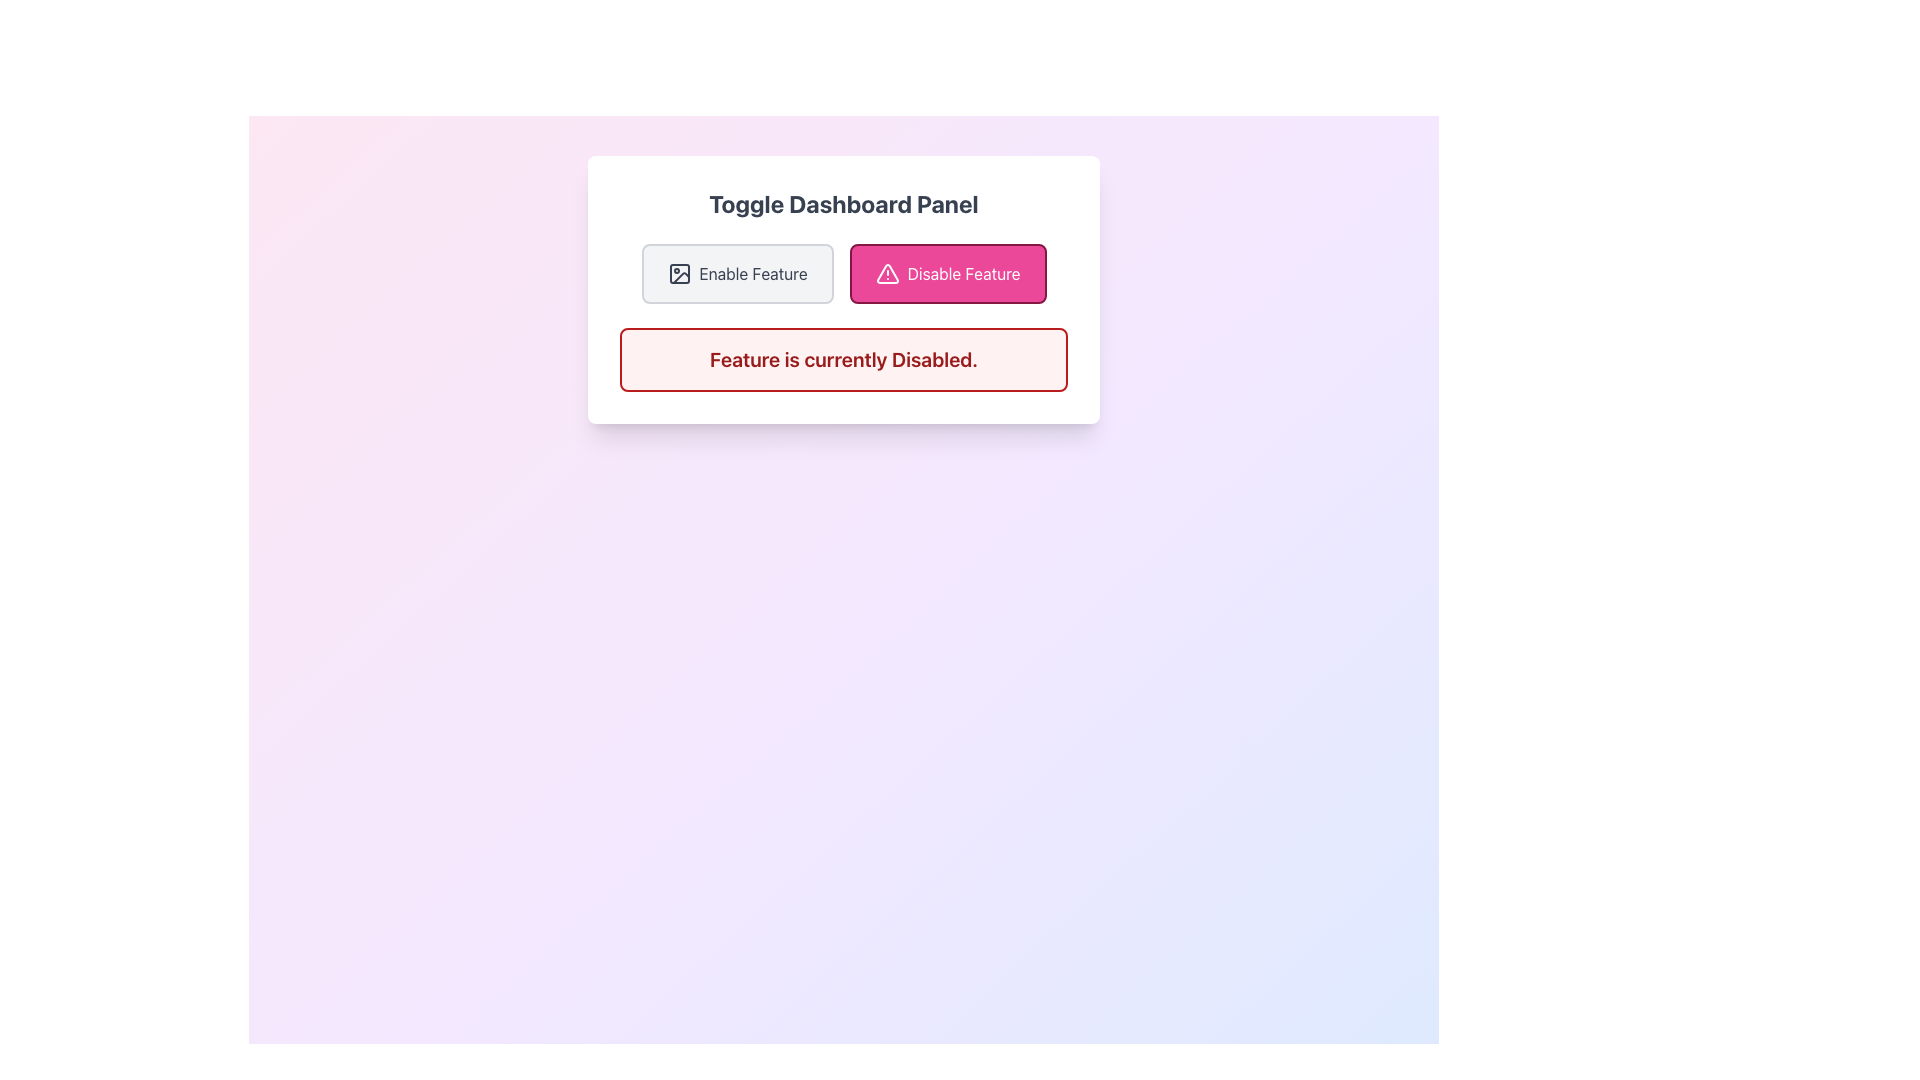  I want to click on the triangular alert icon located within the 'Disable Feature' button, which is to the right of the 'Enable Feature' button in the 'Toggle Dashboard Panel' section, so click(886, 273).